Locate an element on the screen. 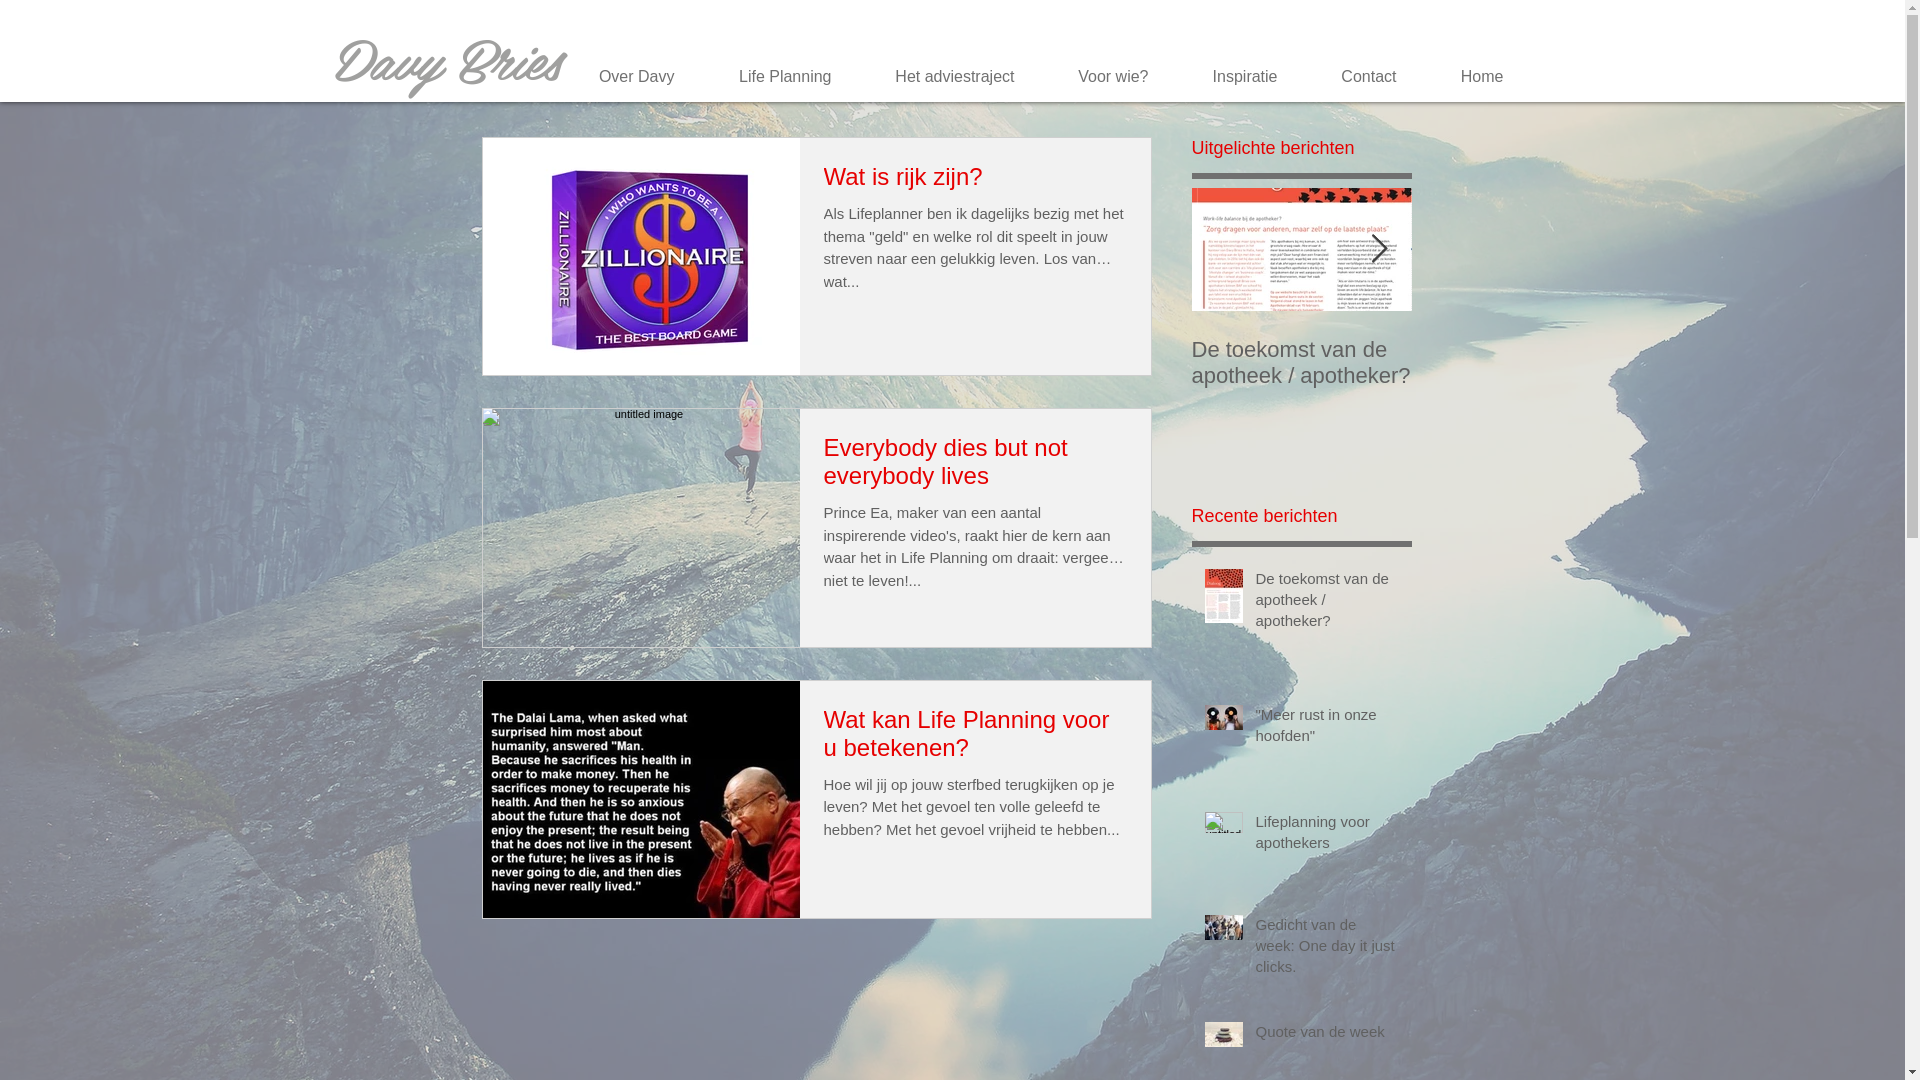 The height and width of the screenshot is (1080, 1920). 'Voor wie?' is located at coordinates (1099, 76).